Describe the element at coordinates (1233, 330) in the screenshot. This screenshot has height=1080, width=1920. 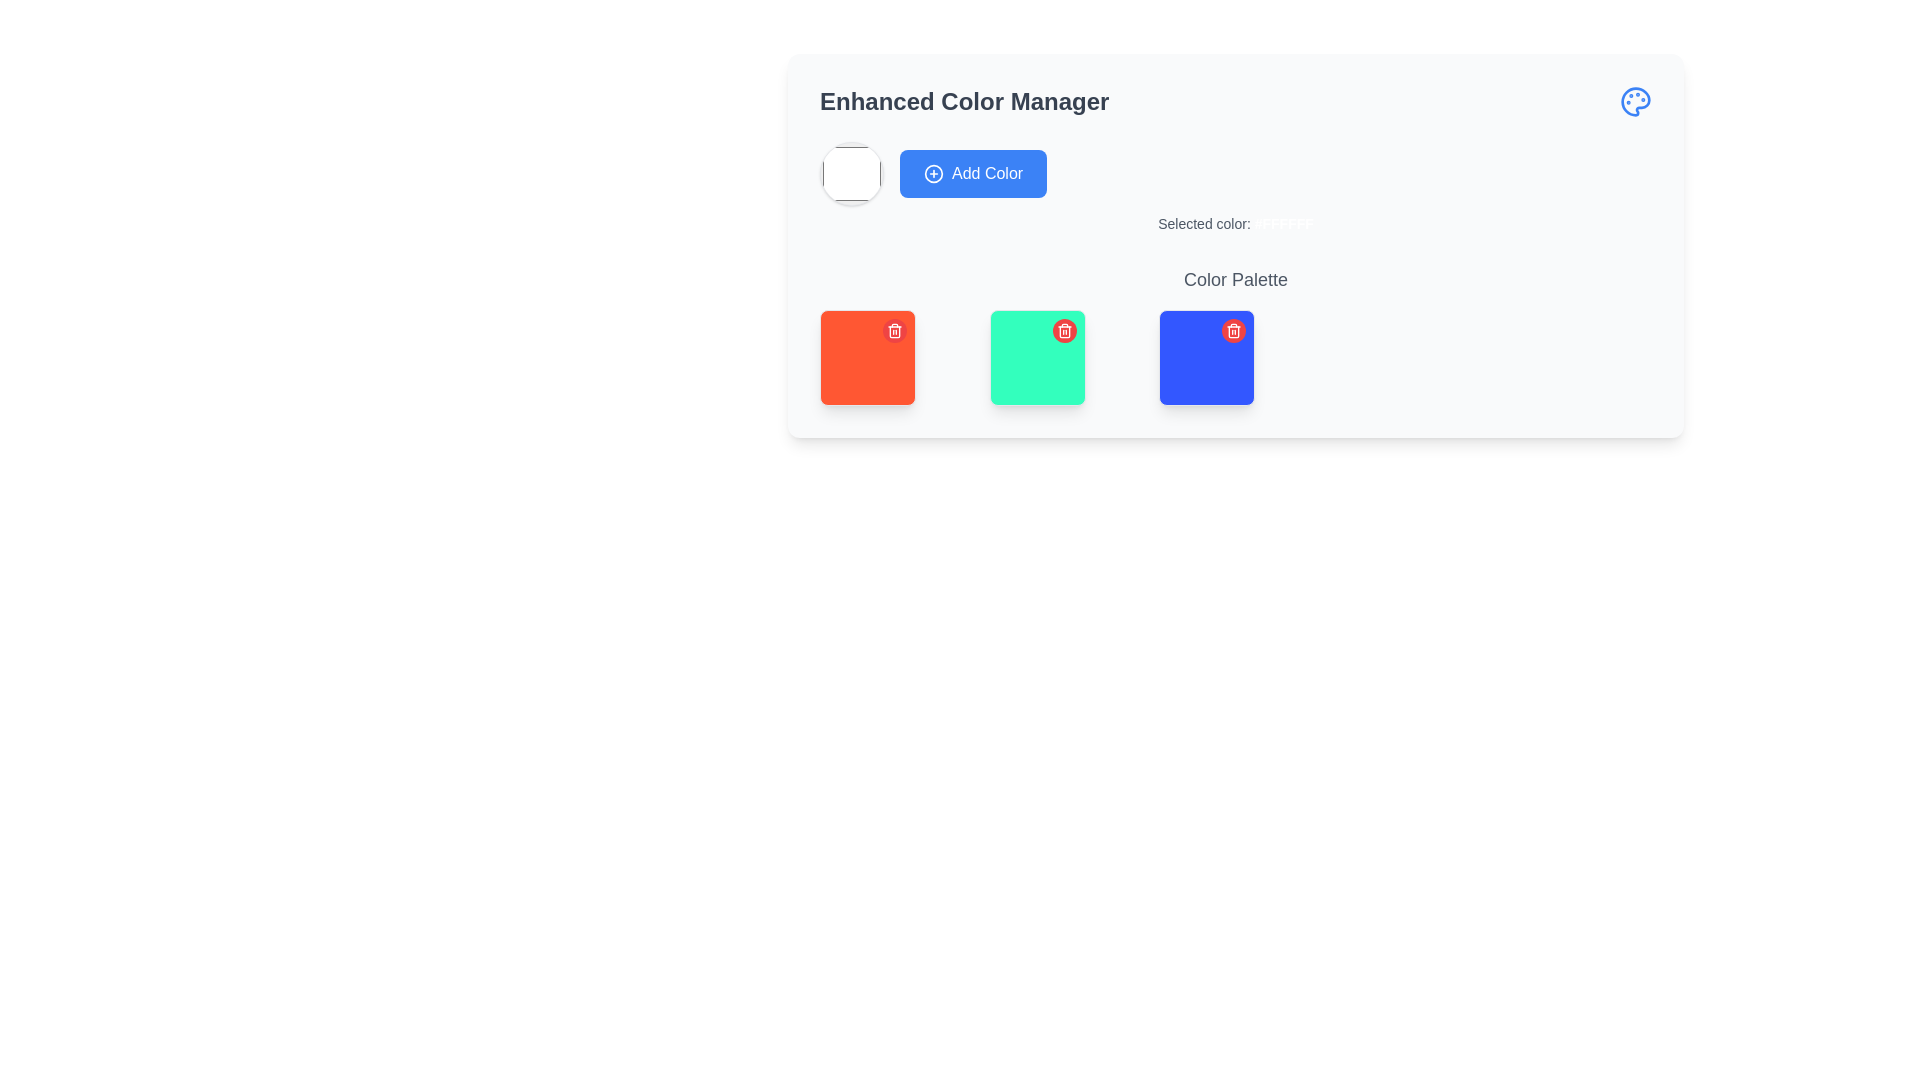
I see `the trash icon, which is a thin-lined drawing of a trash bin located in the top-right section of the blue color block under 'Color Palette'` at that location.